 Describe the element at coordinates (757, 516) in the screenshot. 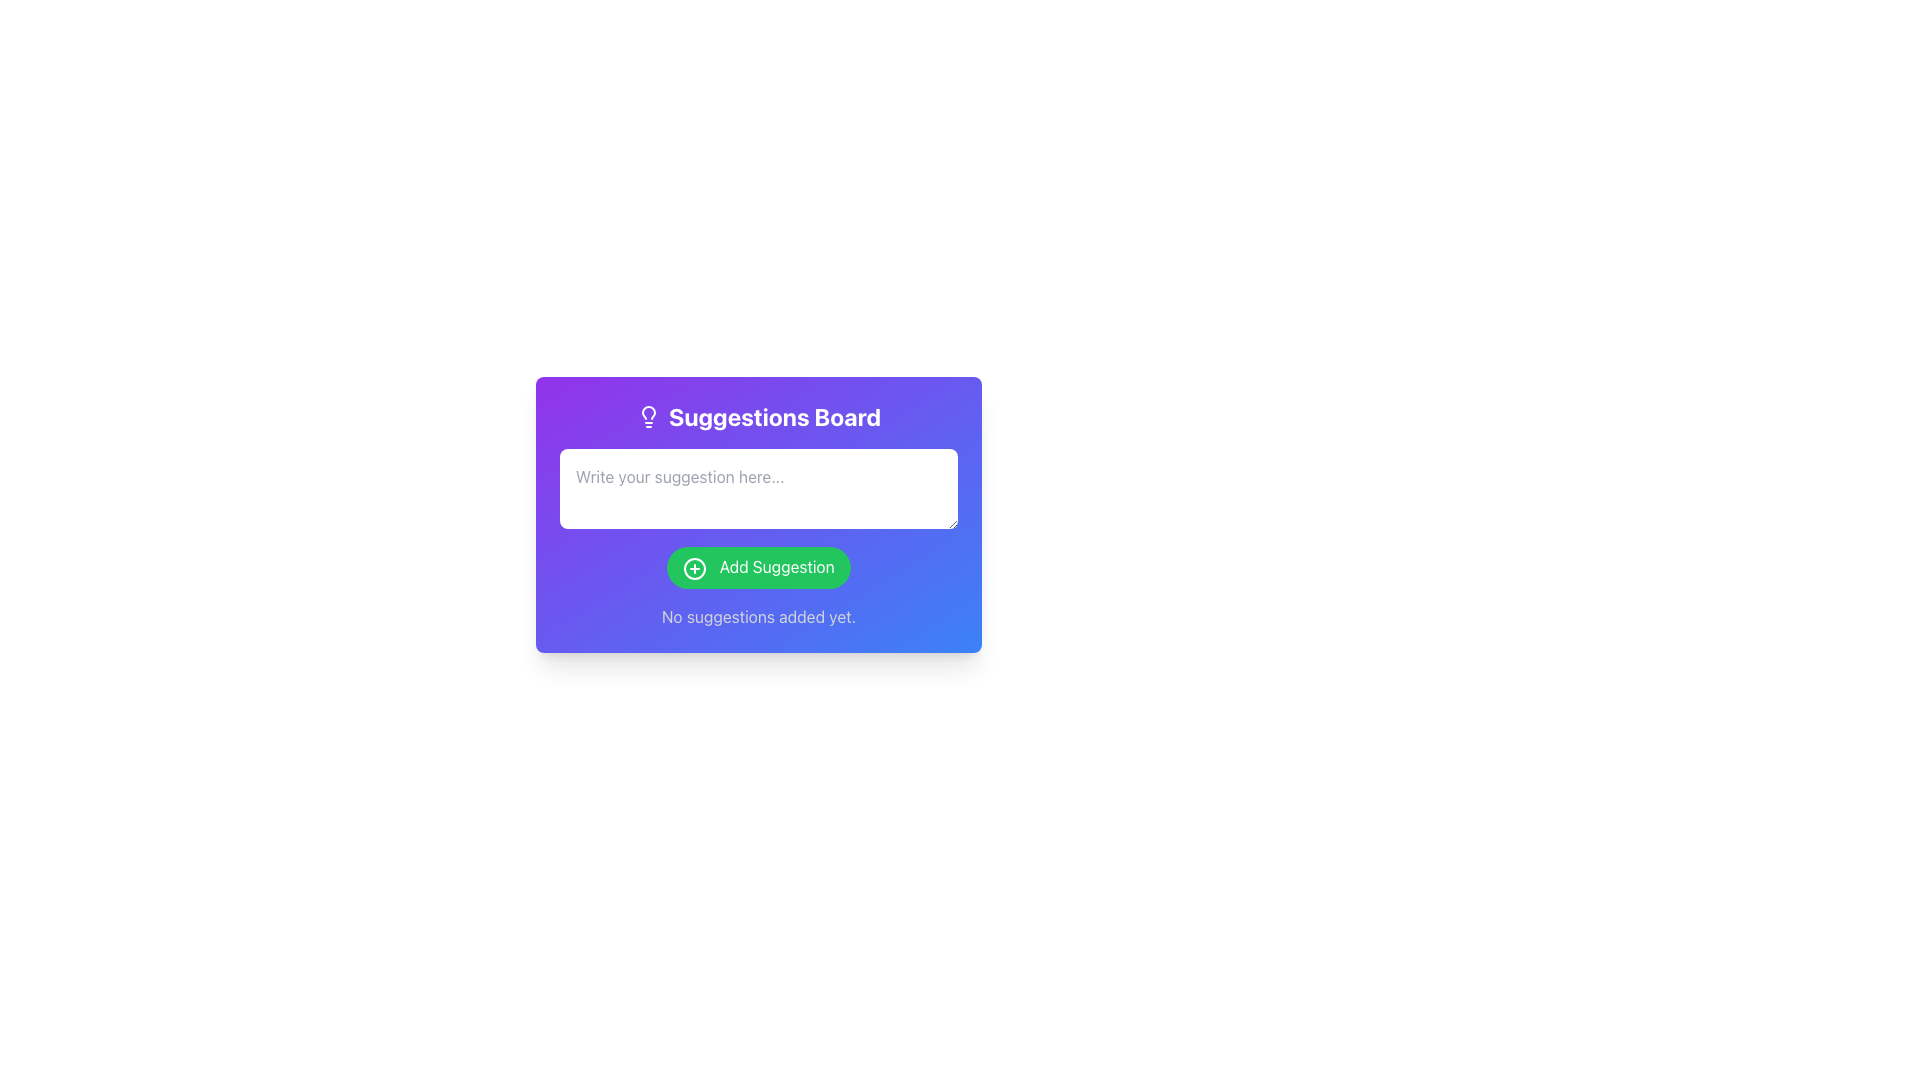

I see `the text input field located in the 'Suggestions Board' section, which allows users to type their suggestions` at that location.